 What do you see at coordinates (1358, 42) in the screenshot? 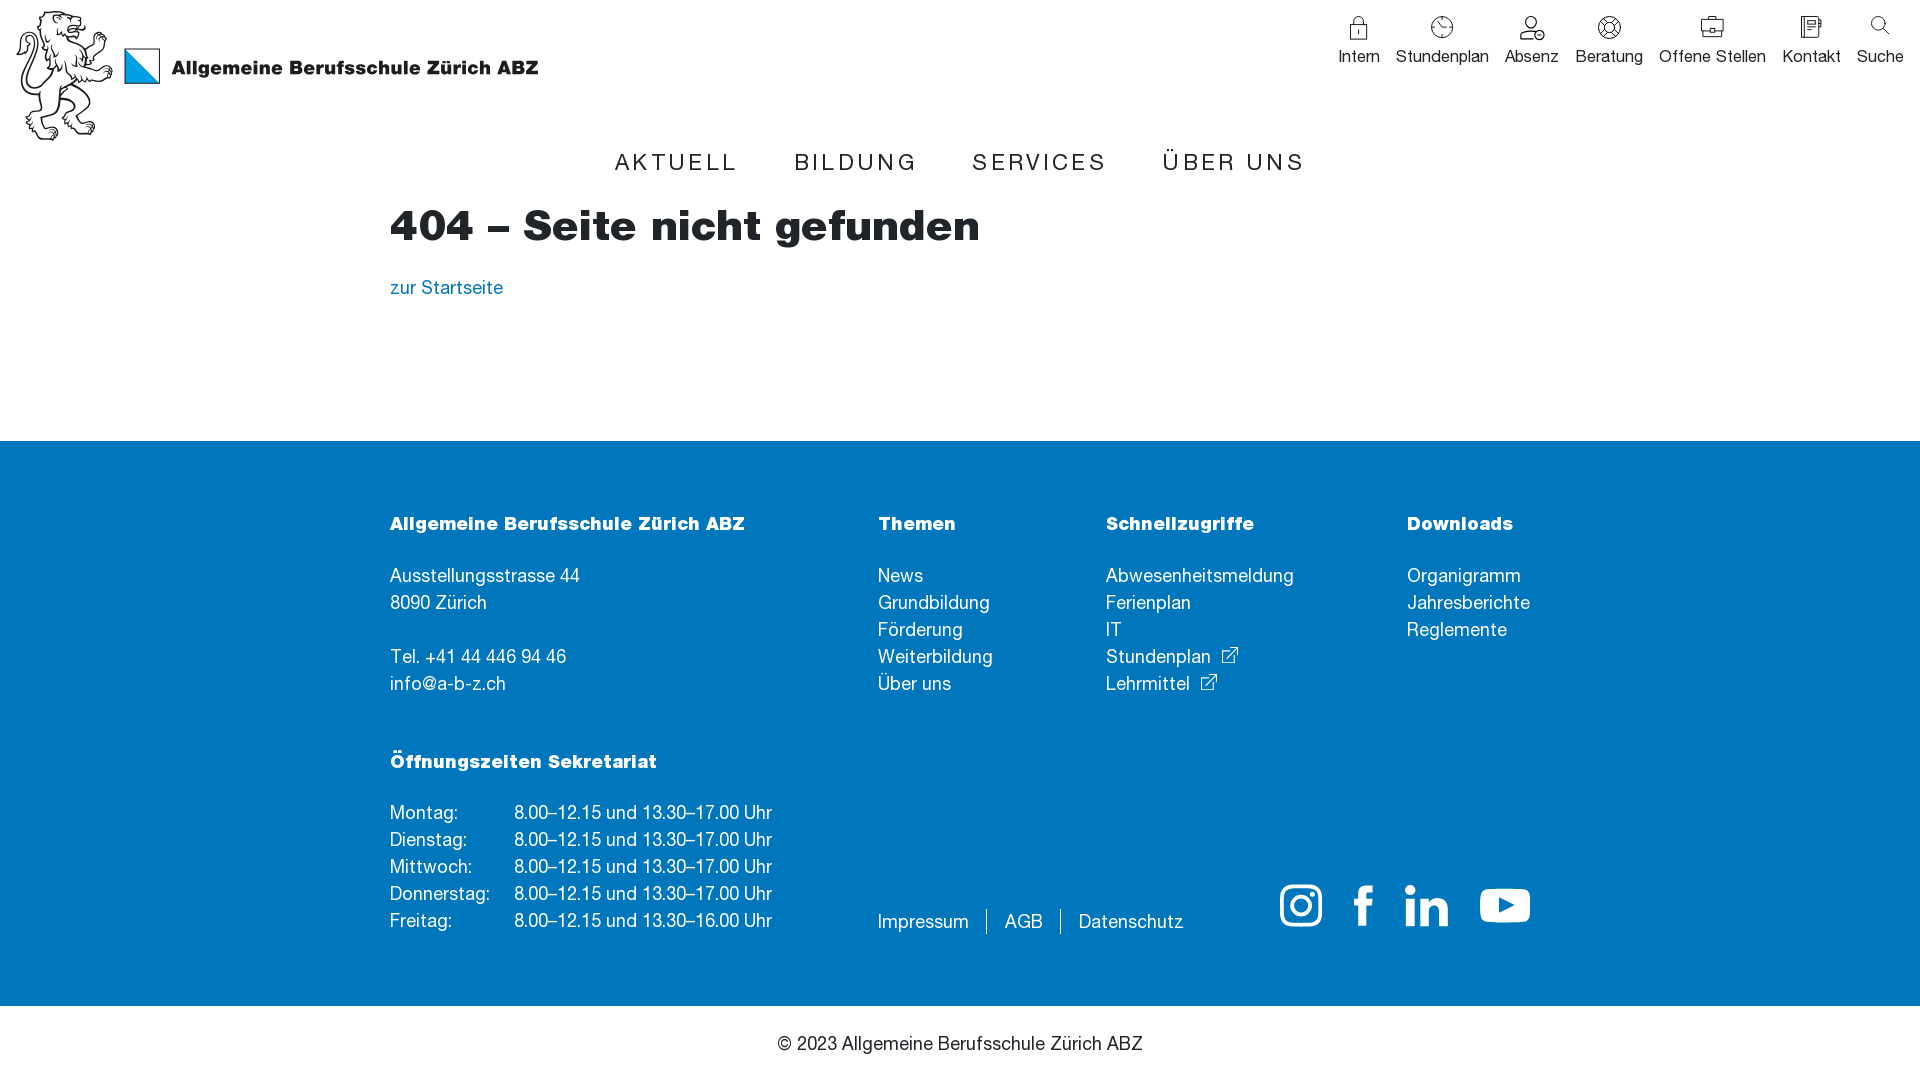
I see `'Intern'` at bounding box center [1358, 42].